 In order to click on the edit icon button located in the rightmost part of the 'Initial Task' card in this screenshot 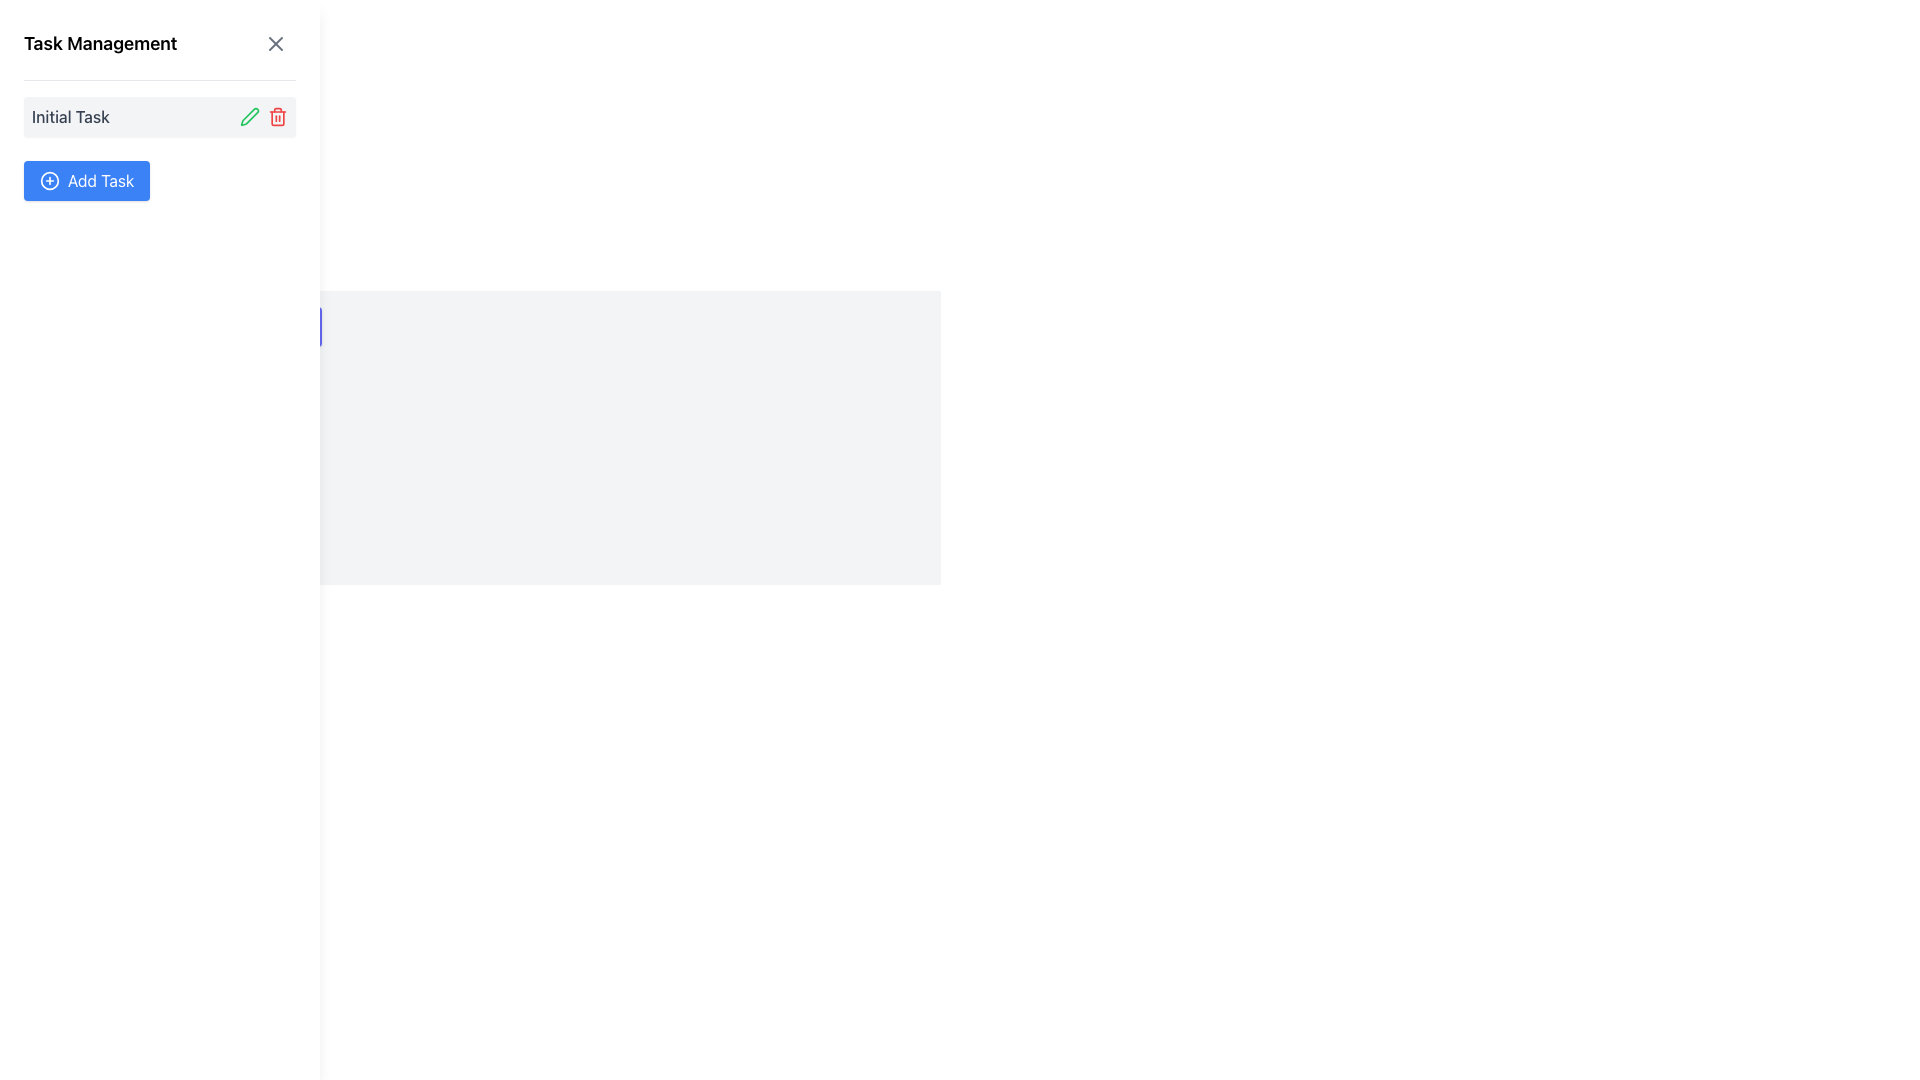, I will do `click(248, 116)`.